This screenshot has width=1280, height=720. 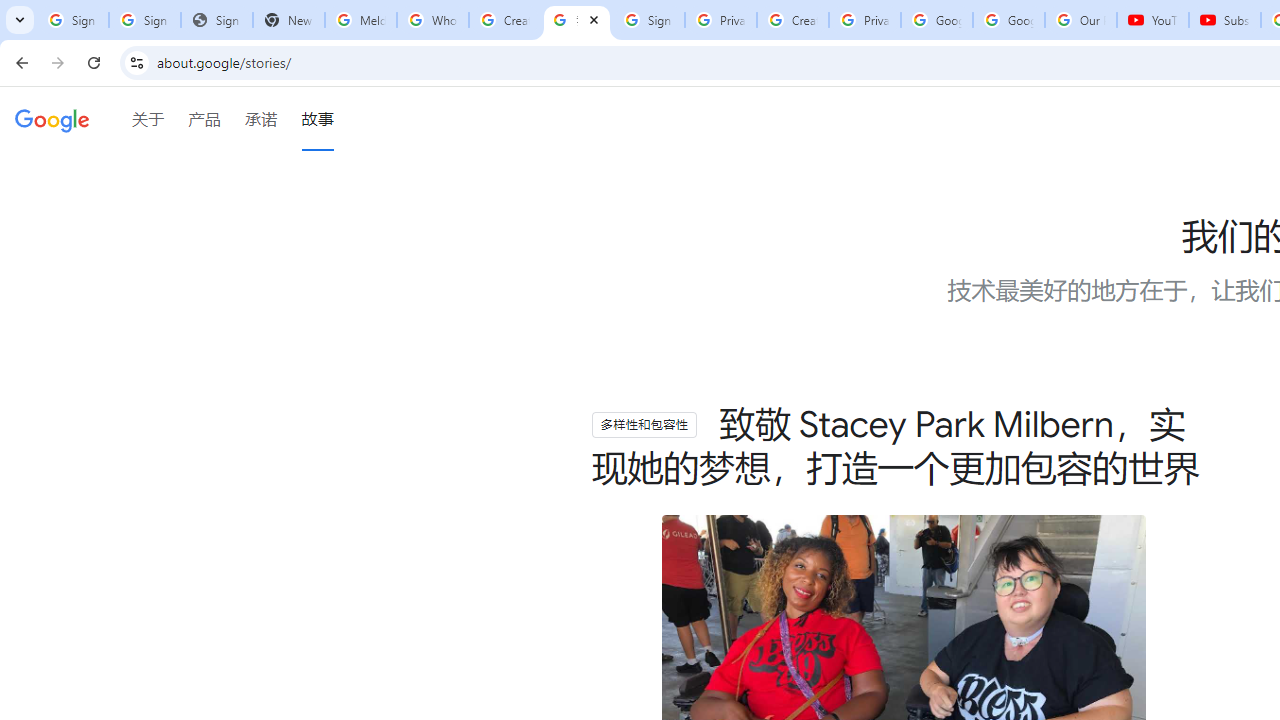 I want to click on 'Subscriptions - YouTube', so click(x=1223, y=20).